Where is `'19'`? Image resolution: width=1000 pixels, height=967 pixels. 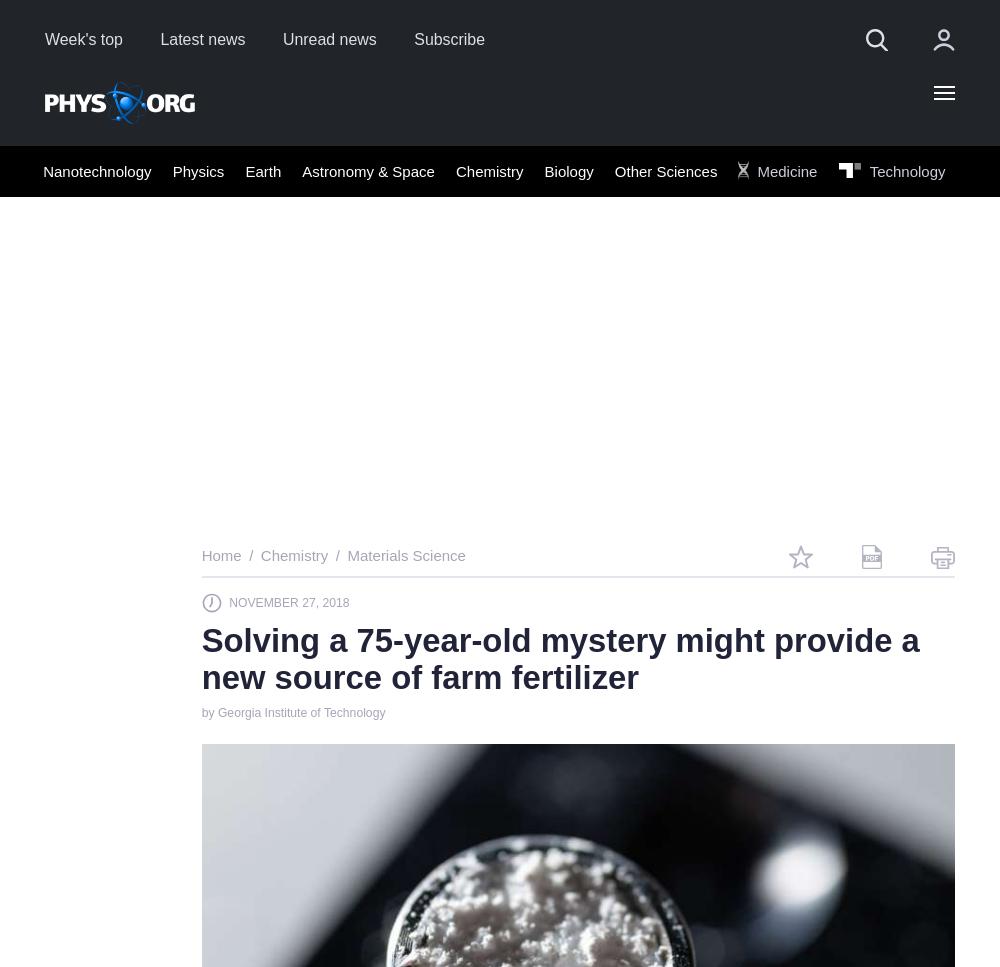 '19' is located at coordinates (113, 673).